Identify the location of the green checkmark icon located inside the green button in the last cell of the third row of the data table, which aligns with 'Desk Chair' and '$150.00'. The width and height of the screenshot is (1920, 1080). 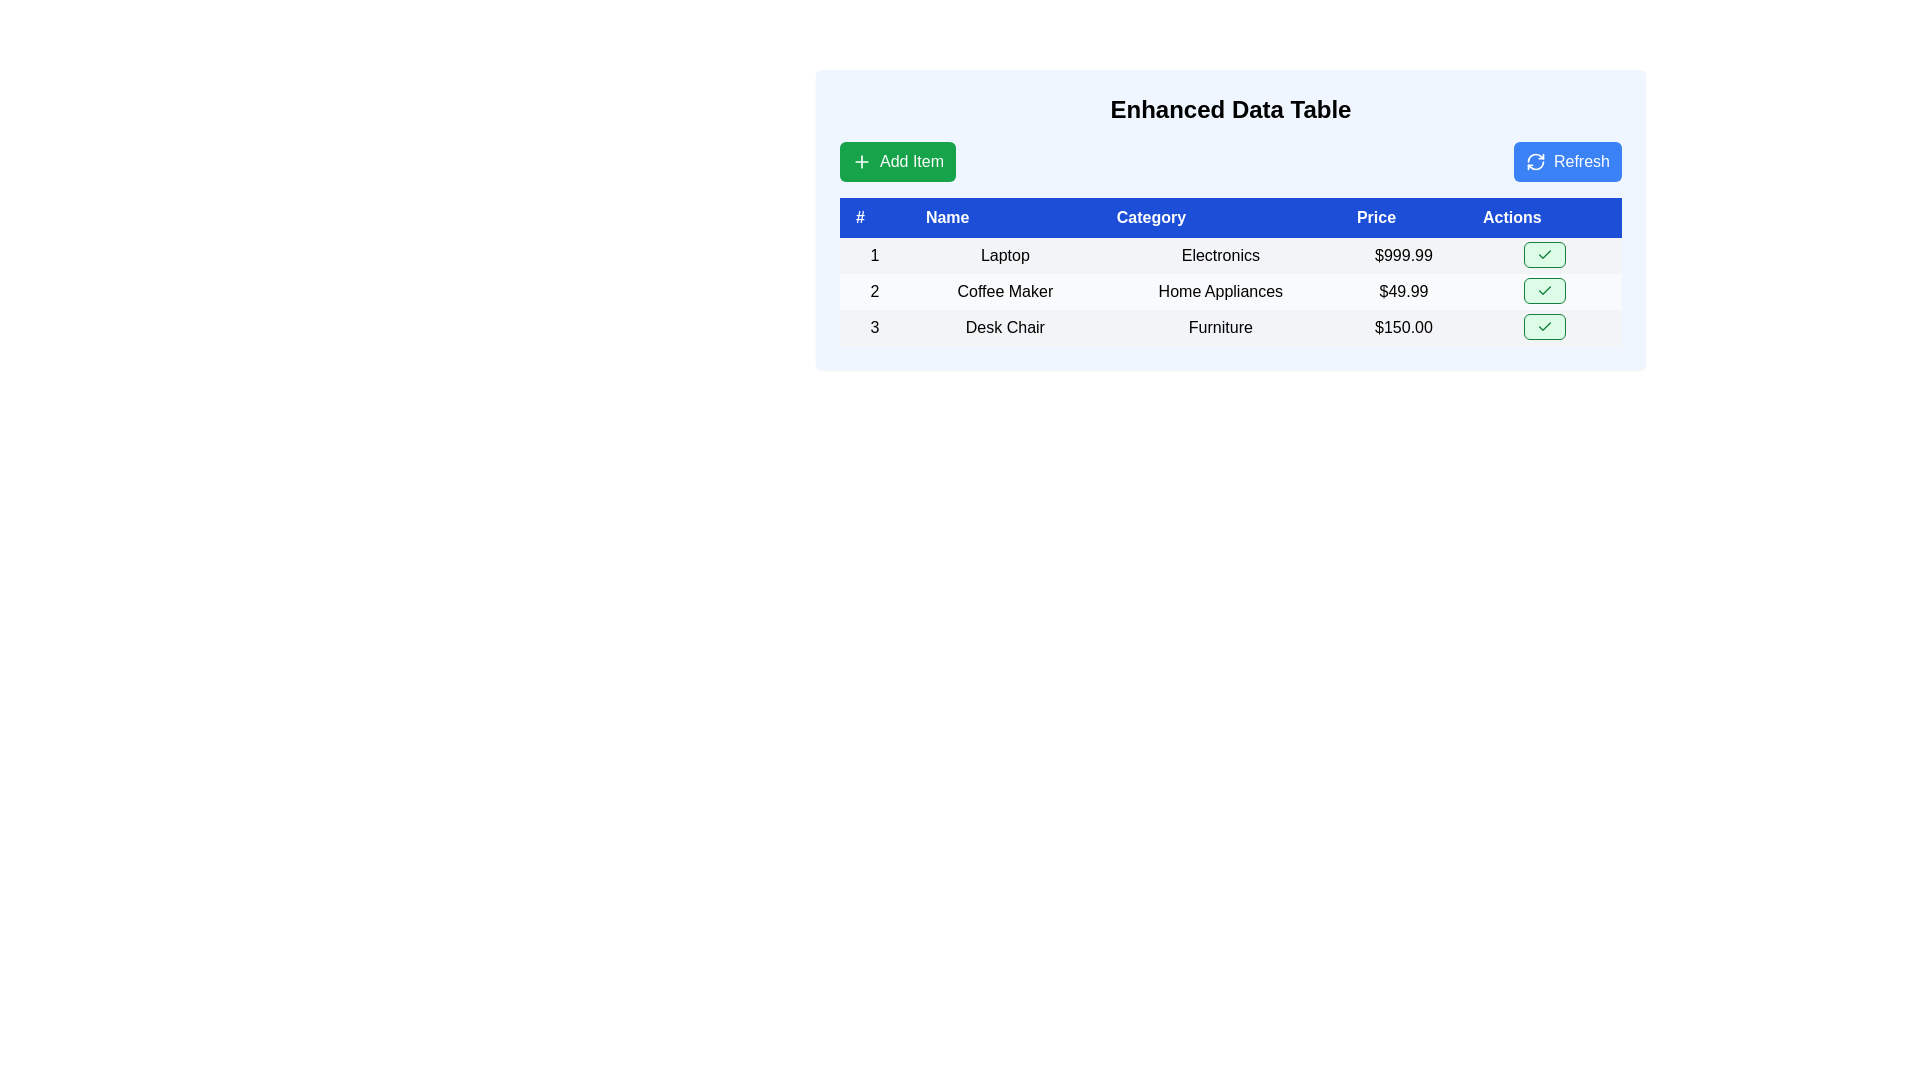
(1543, 253).